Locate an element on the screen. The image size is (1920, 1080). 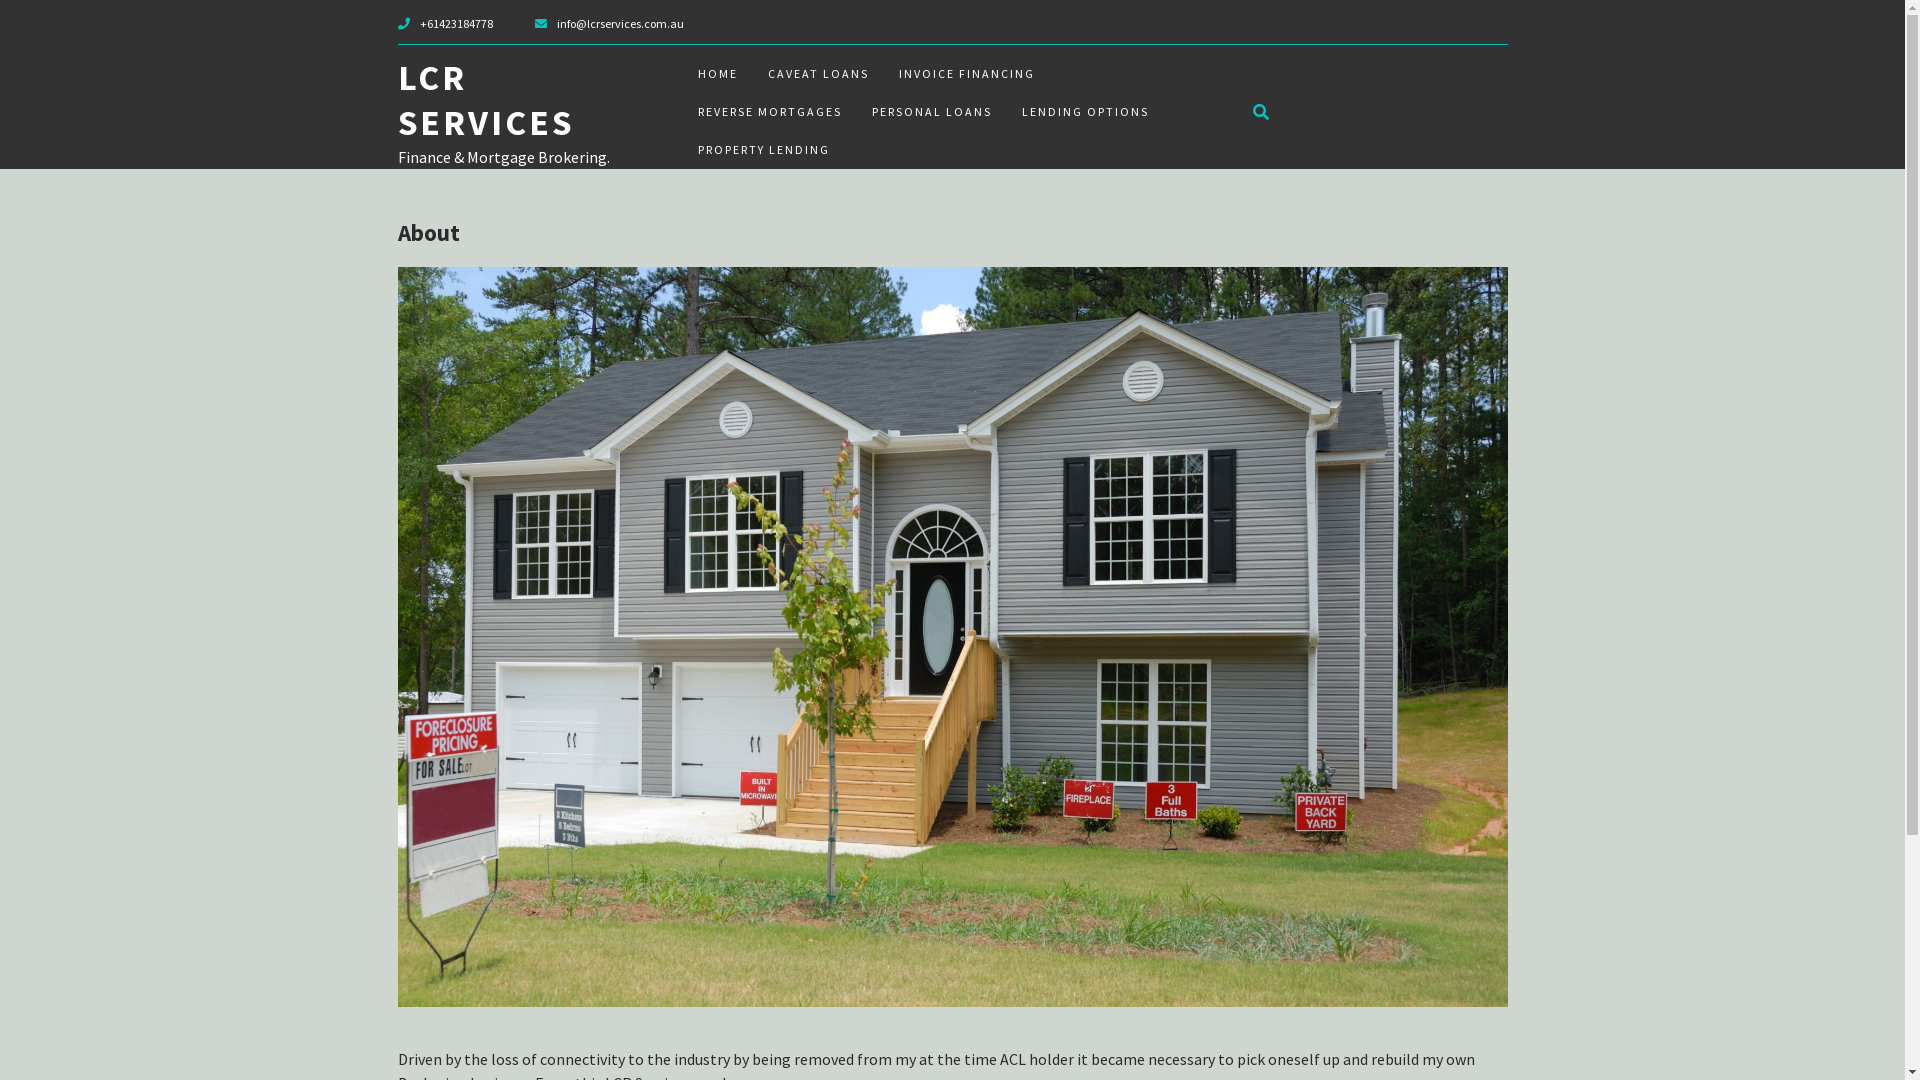
'PROPERTY LENDING' is located at coordinates (762, 149).